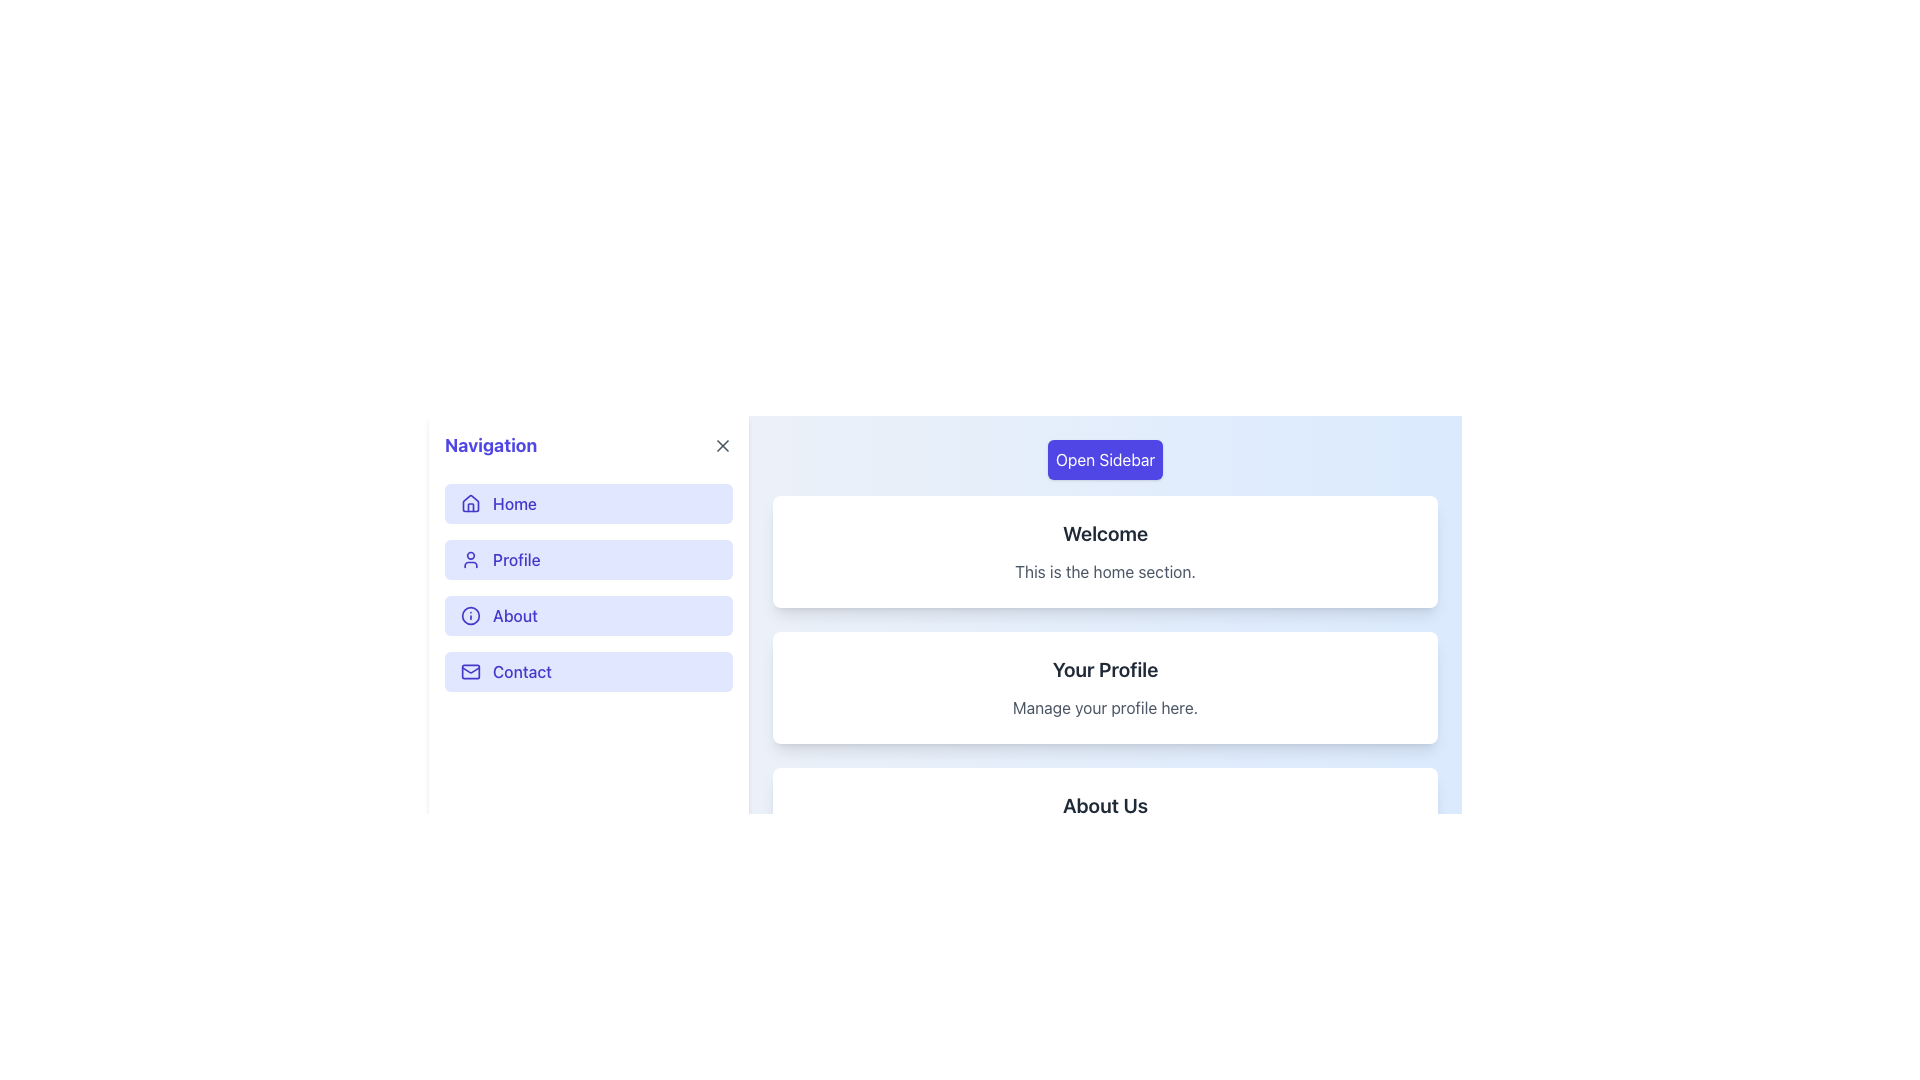 The width and height of the screenshot is (1920, 1080). I want to click on text from the header label located at the top-left corner of the sidebar, which indicates the section's purpose, so click(491, 445).